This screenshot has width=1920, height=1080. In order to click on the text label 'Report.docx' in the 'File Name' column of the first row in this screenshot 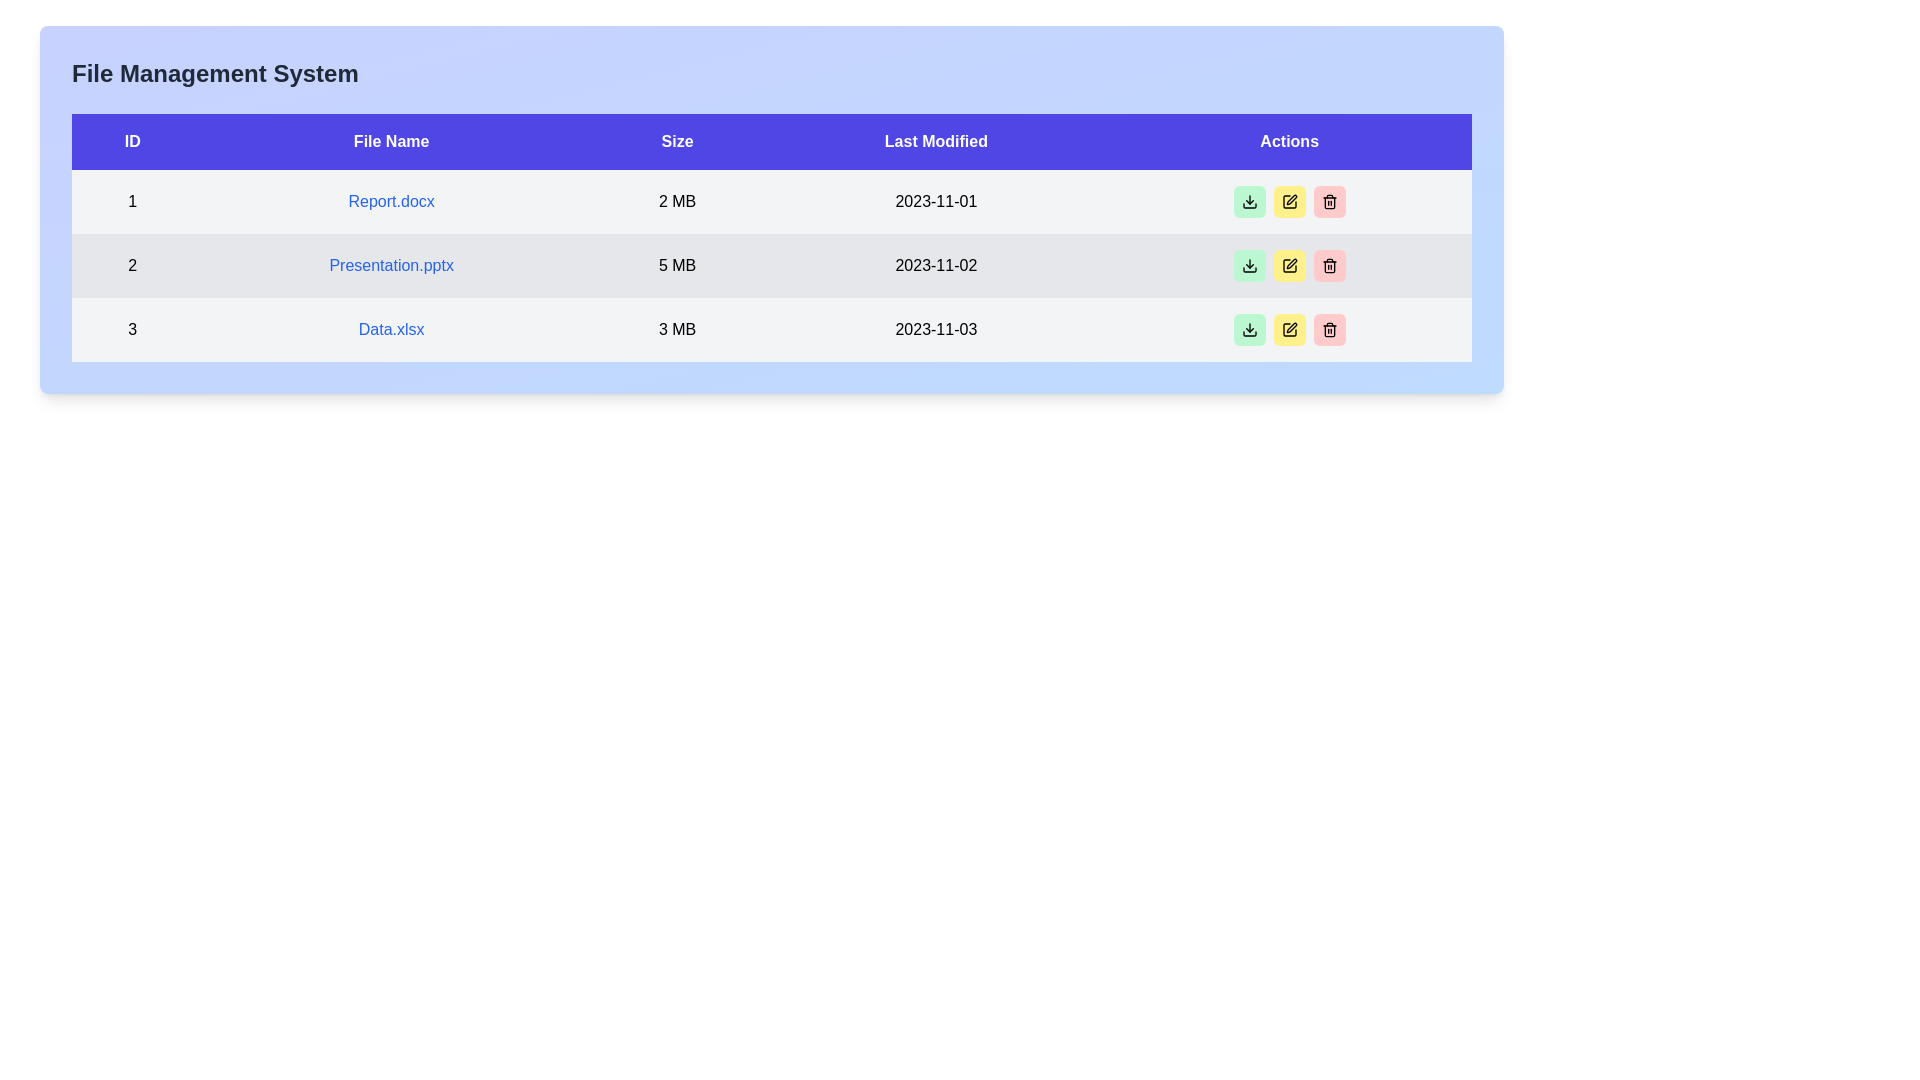, I will do `click(391, 201)`.